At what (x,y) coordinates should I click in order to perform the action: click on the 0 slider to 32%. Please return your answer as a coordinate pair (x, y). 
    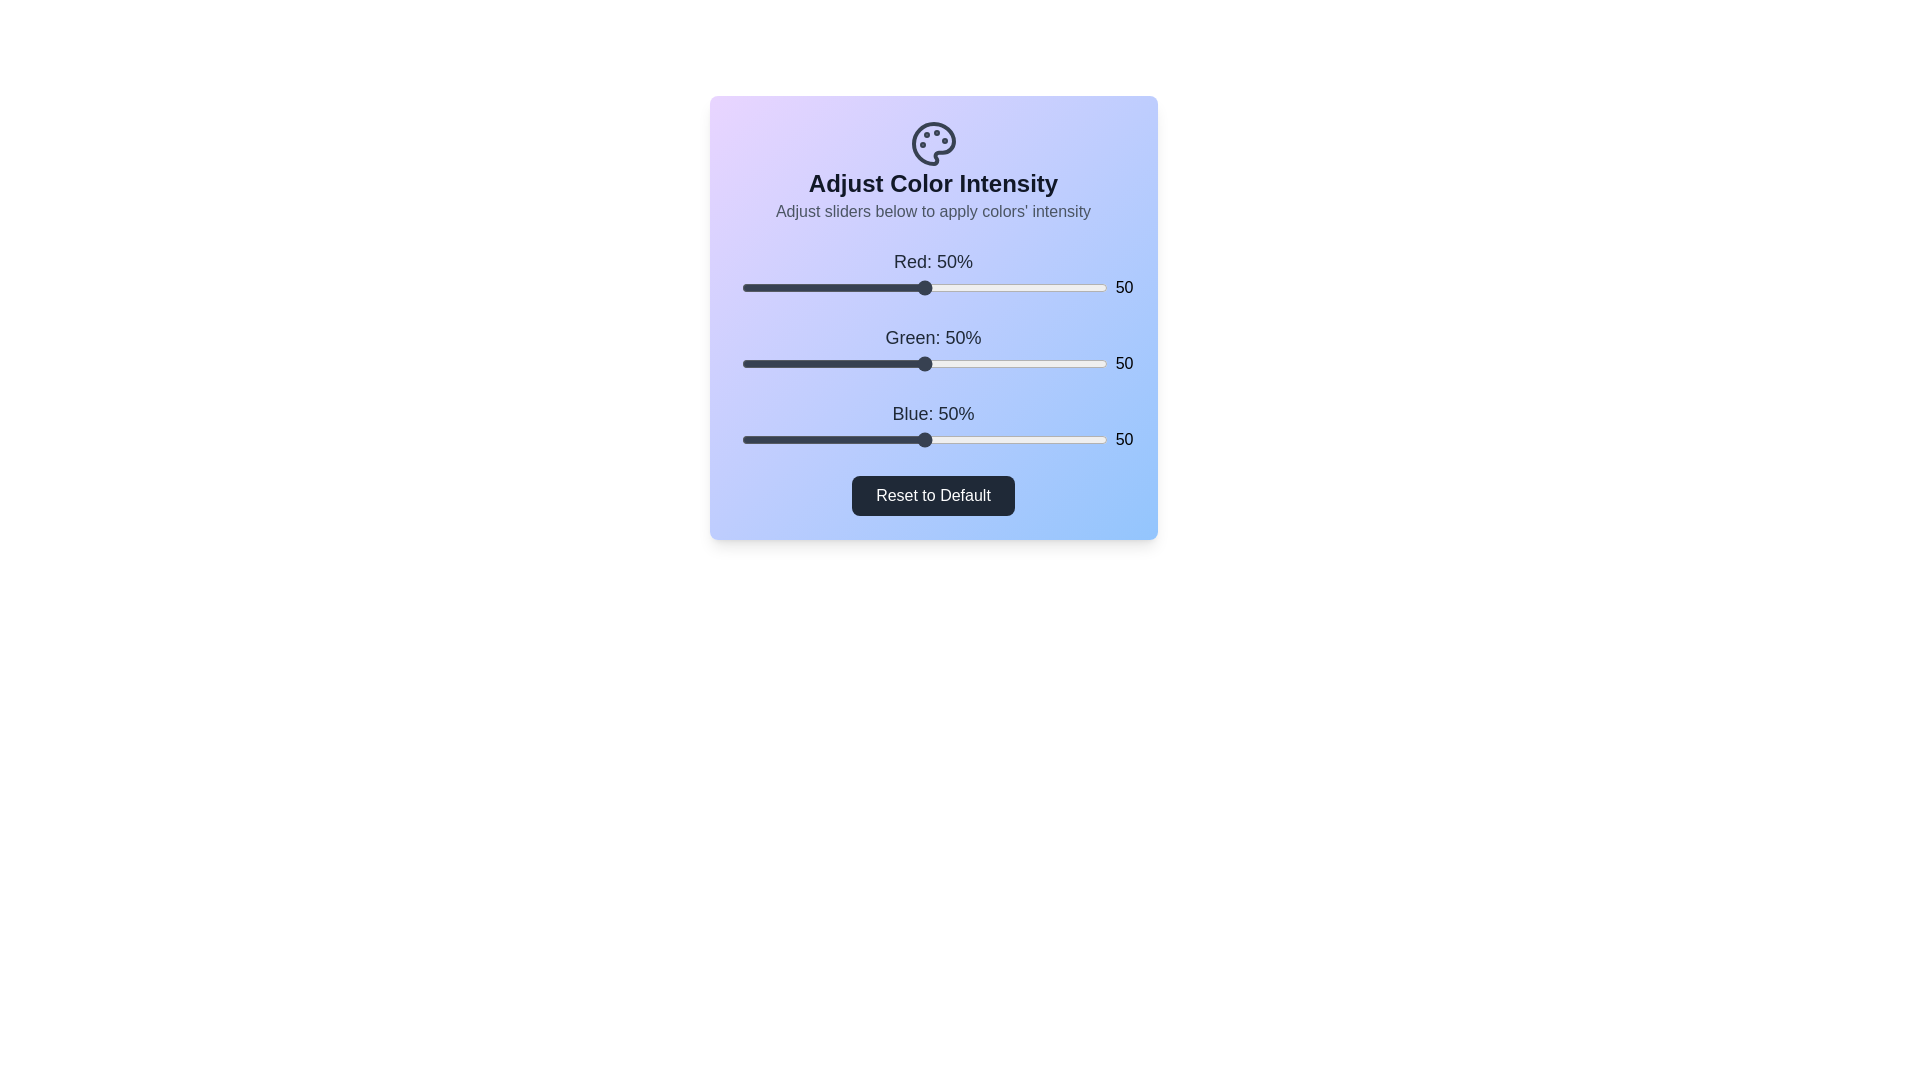
    Looking at the image, I should click on (858, 288).